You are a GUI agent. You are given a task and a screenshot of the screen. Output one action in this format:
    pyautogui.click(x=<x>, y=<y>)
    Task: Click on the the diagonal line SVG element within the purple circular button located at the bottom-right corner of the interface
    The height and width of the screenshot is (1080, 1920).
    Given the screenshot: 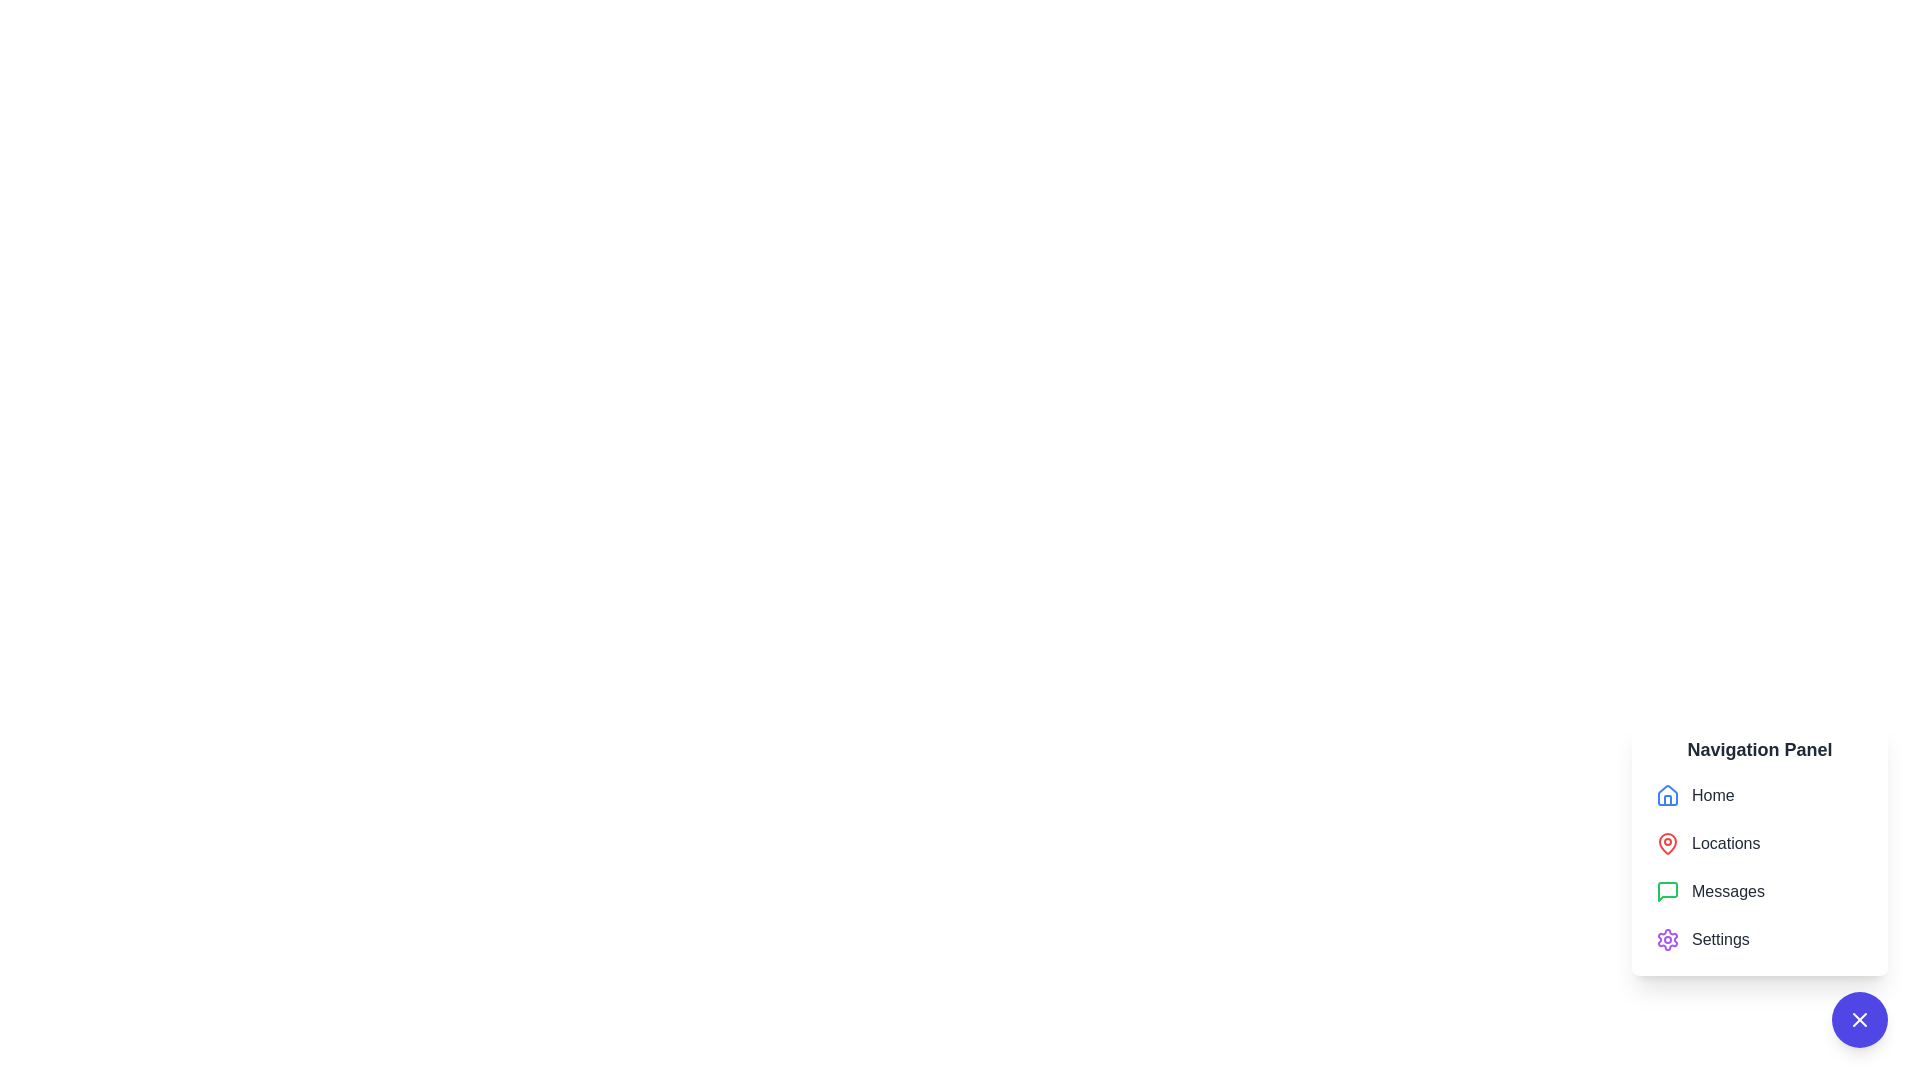 What is the action you would take?
    pyautogui.click(x=1859, y=1019)
    